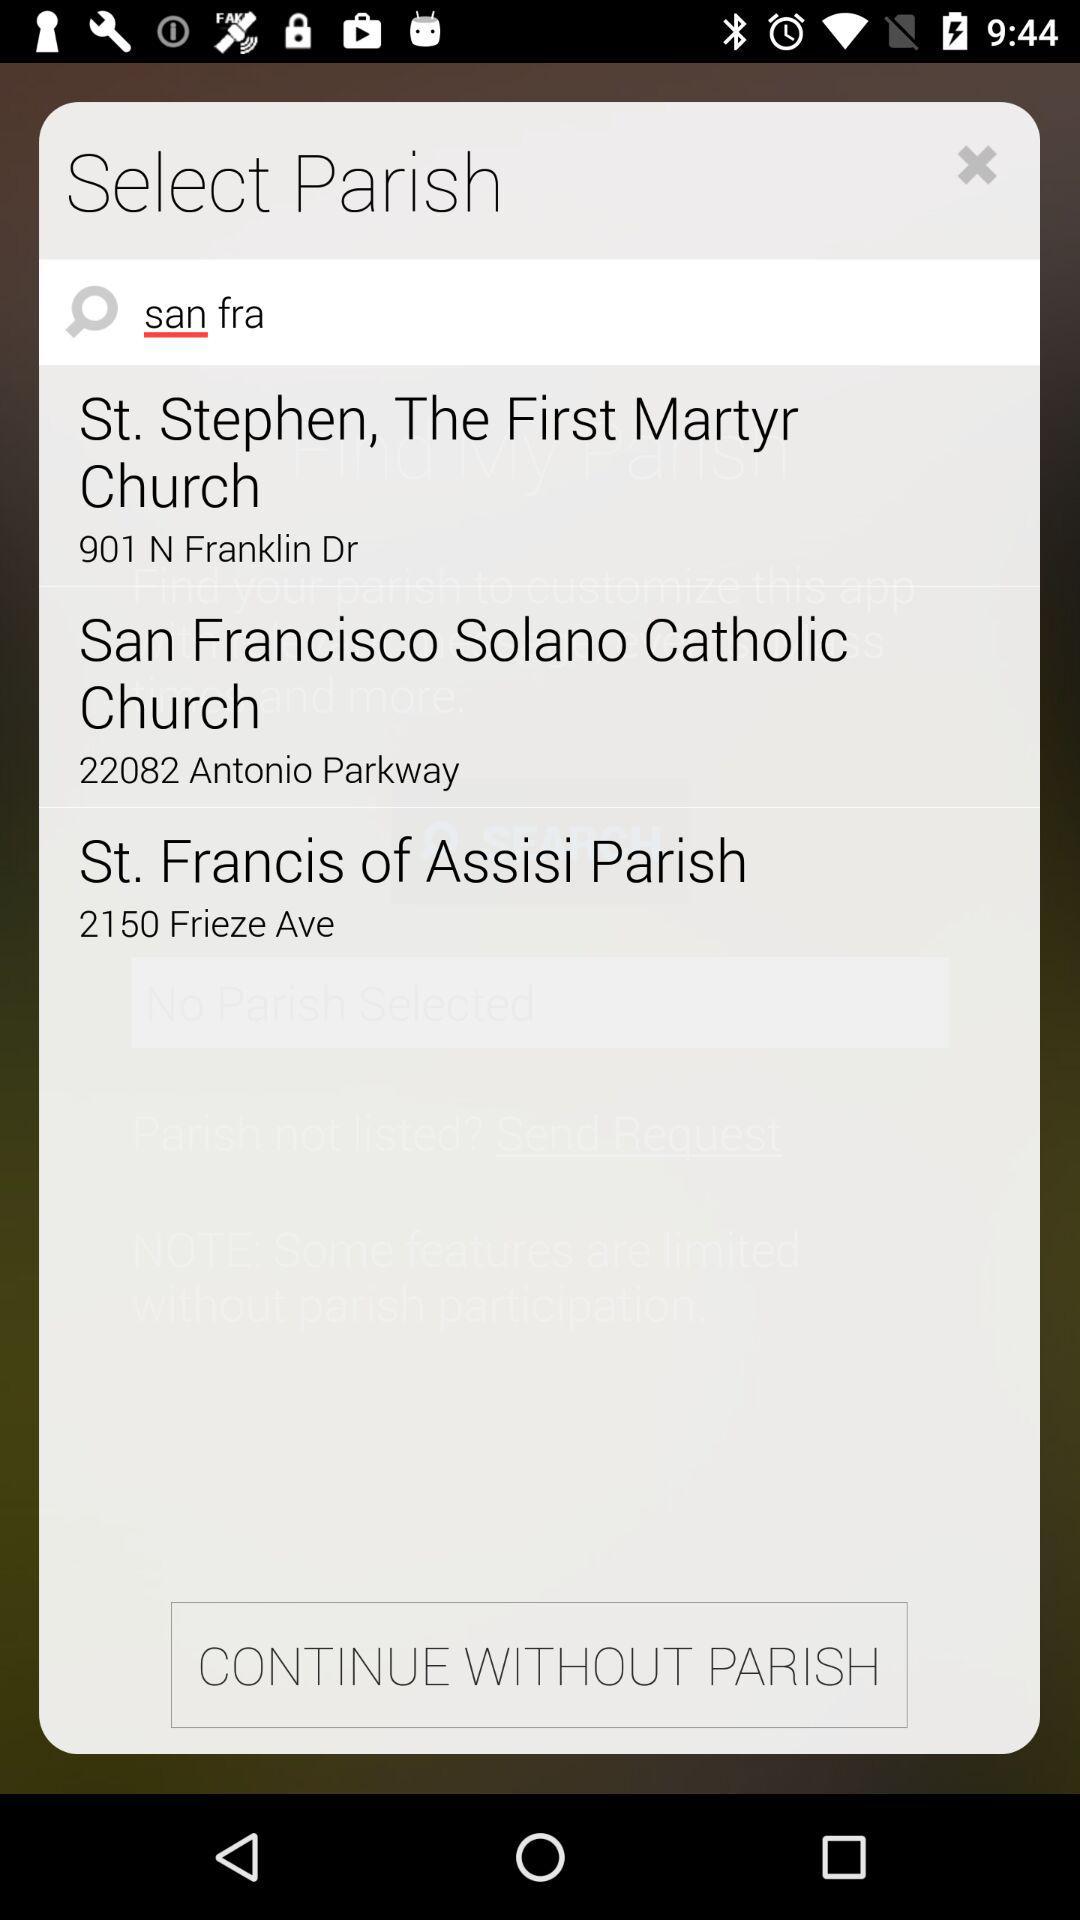 The width and height of the screenshot is (1080, 1920). What do you see at coordinates (483, 547) in the screenshot?
I see `901 n franklin item` at bounding box center [483, 547].